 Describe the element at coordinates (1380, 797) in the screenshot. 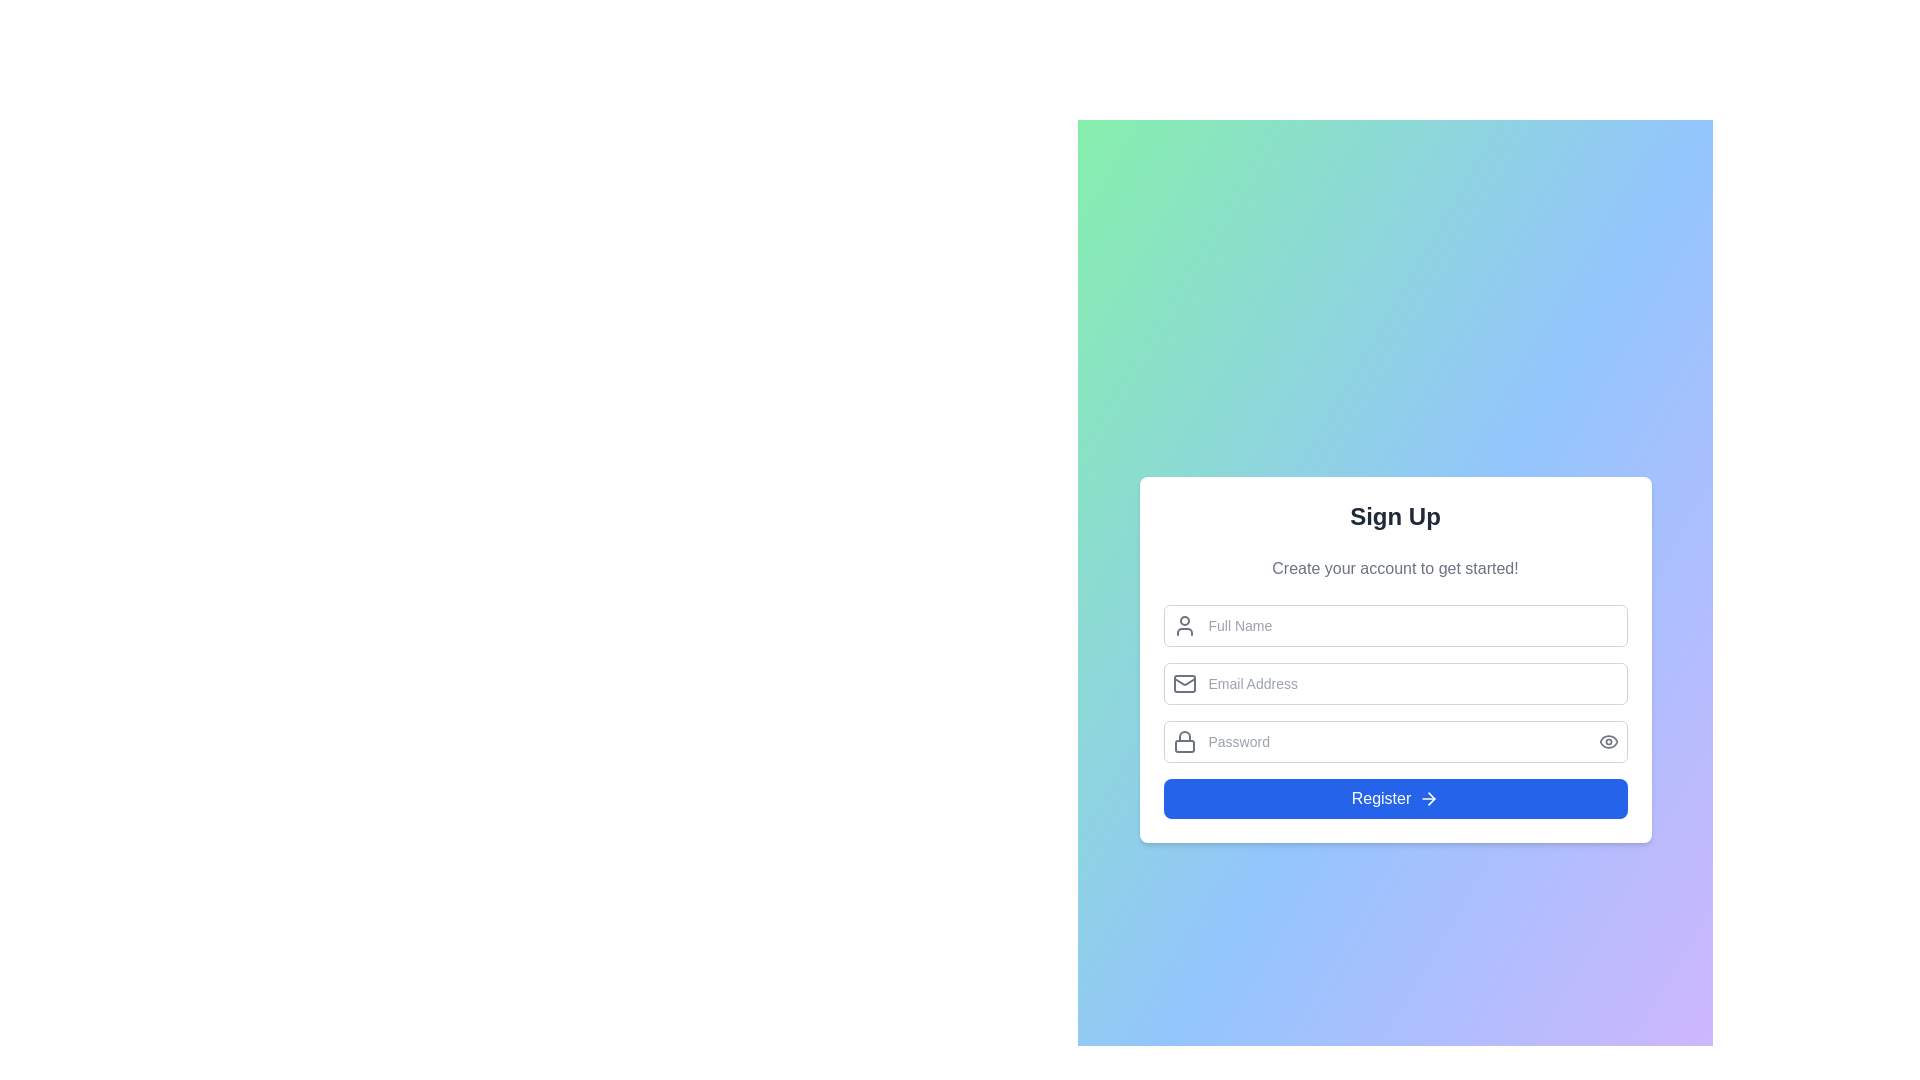

I see `the text label inside the button that indicates user registration or account creation, located centrally within the sign-up form interface` at that location.